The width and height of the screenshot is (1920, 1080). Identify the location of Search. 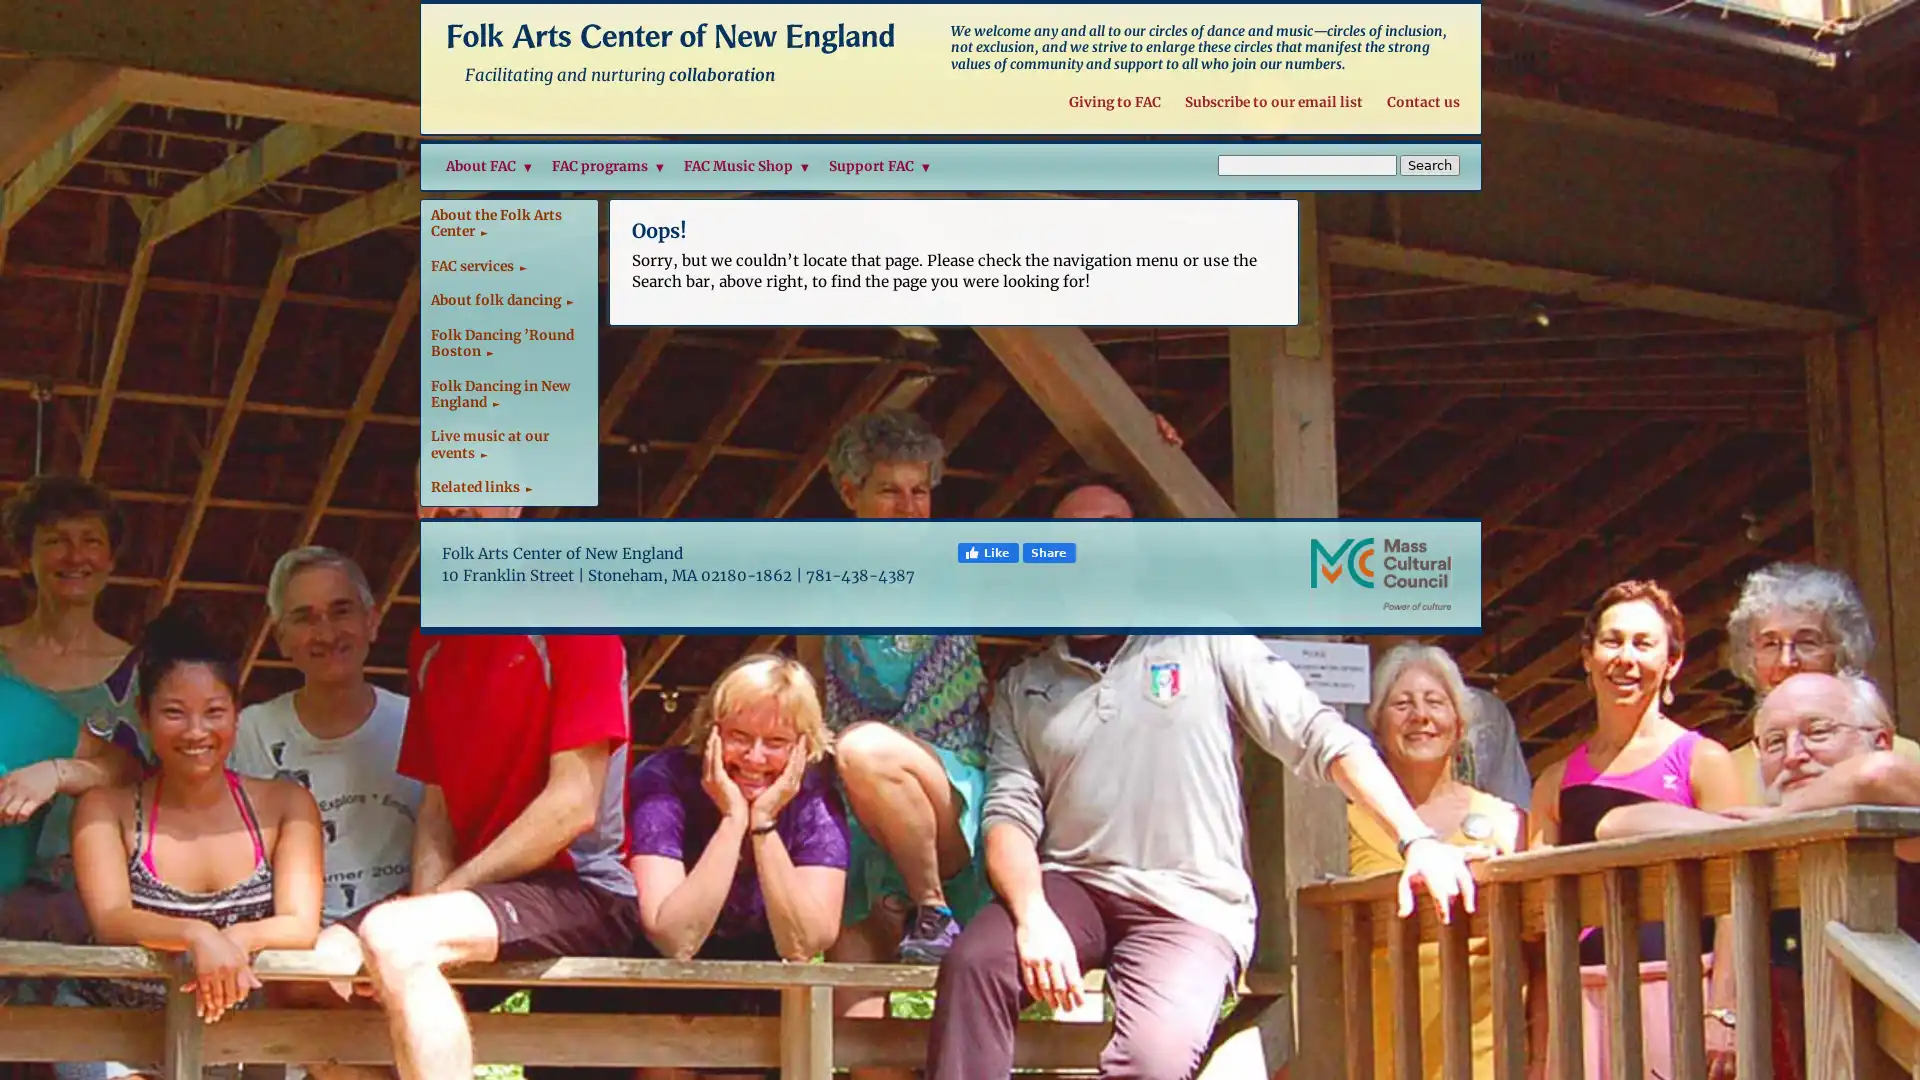
(1429, 163).